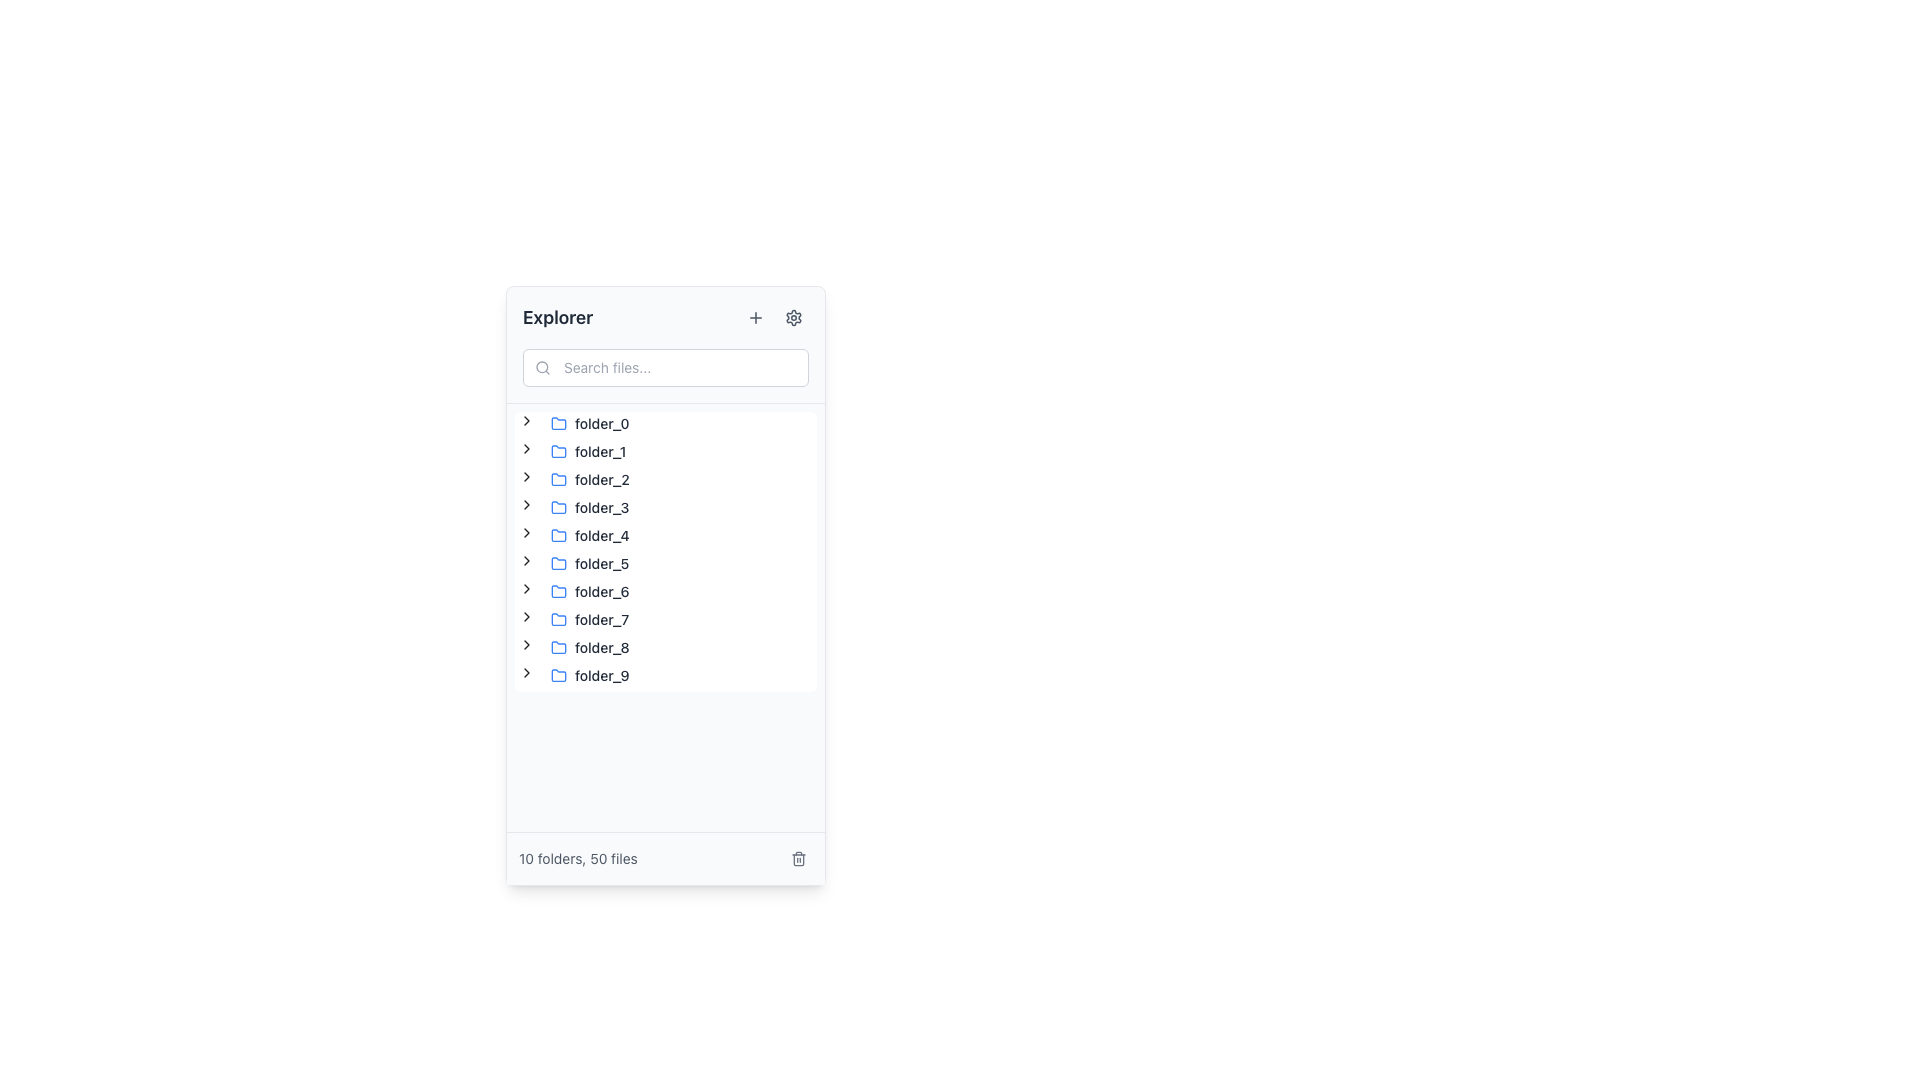 The height and width of the screenshot is (1080, 1920). I want to click on the tree node labeled 'folder_1', so click(587, 451).